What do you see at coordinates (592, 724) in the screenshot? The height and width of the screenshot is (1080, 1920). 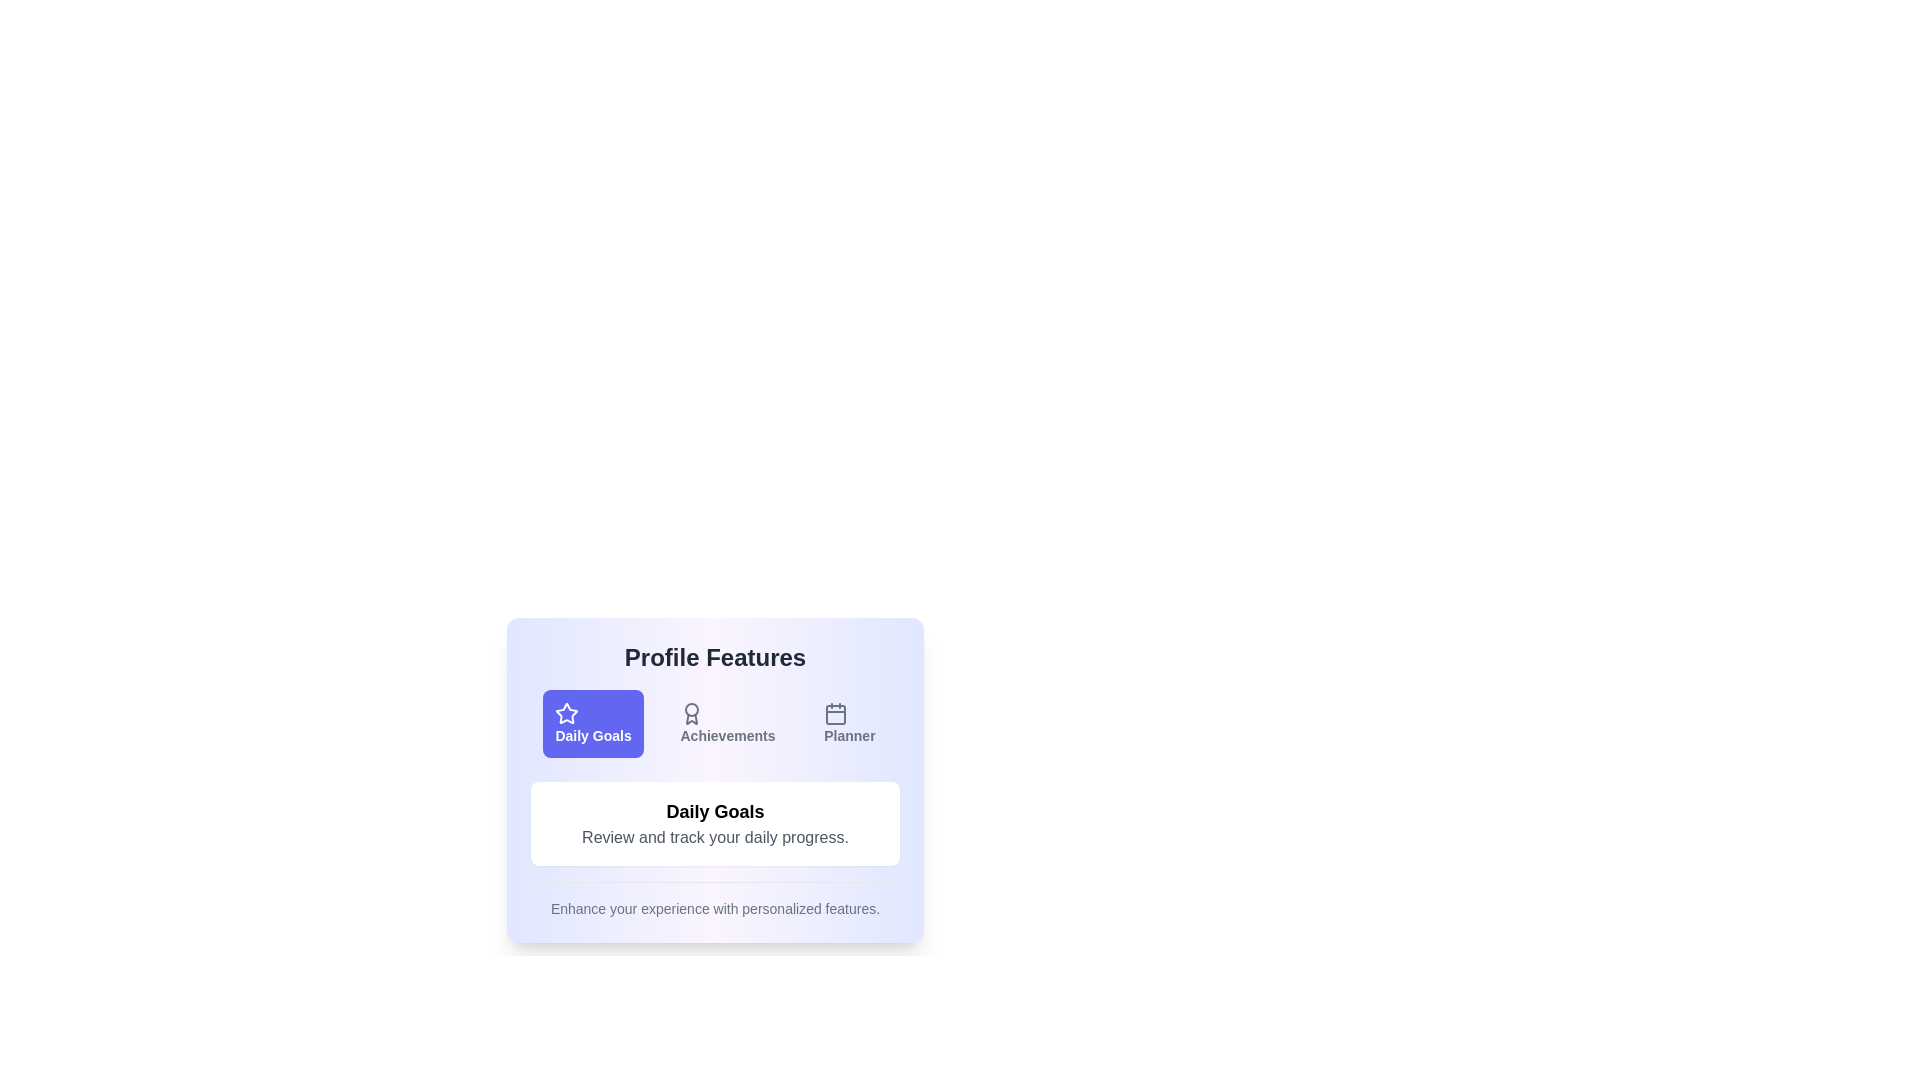 I see `the Daily Goals tab to switch to its content` at bounding box center [592, 724].